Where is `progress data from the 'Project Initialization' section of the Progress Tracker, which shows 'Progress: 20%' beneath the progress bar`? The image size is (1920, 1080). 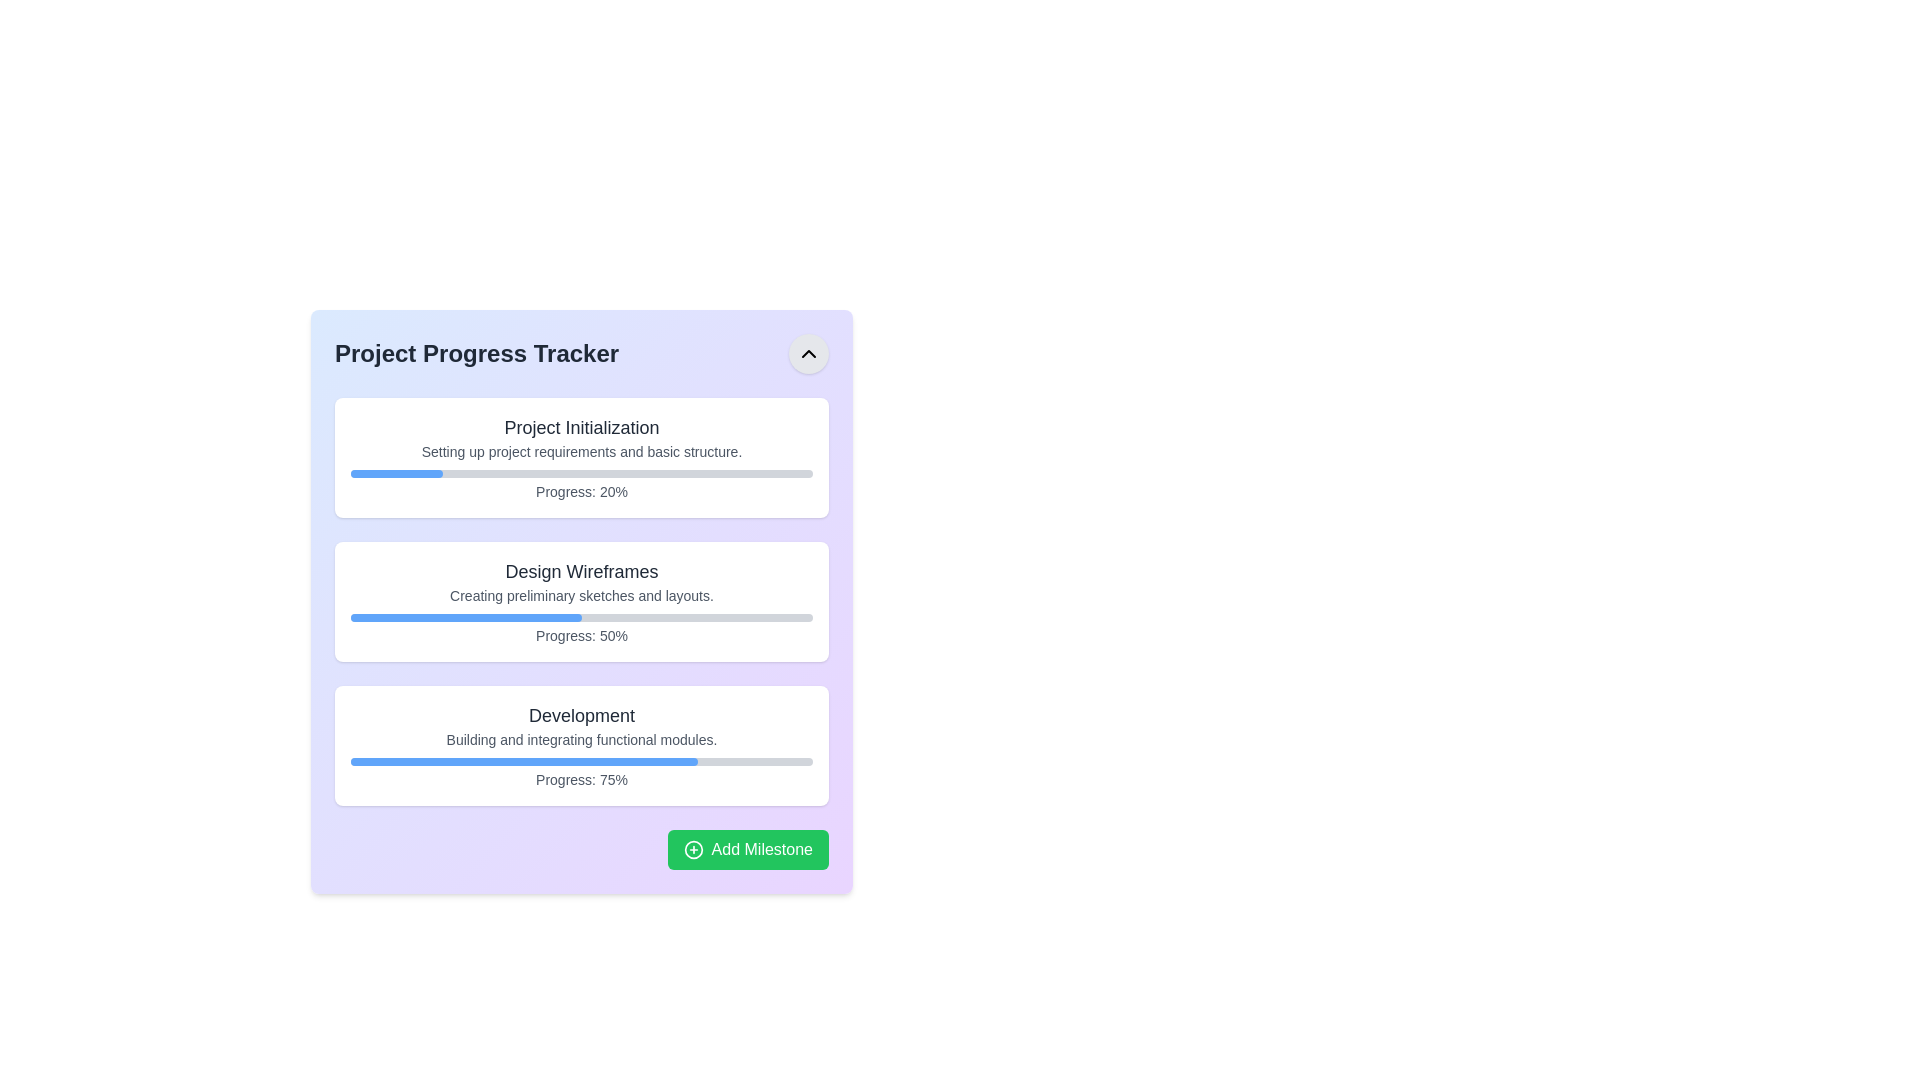
progress data from the 'Project Initialization' section of the Progress Tracker, which shows 'Progress: 20%' beneath the progress bar is located at coordinates (580, 458).